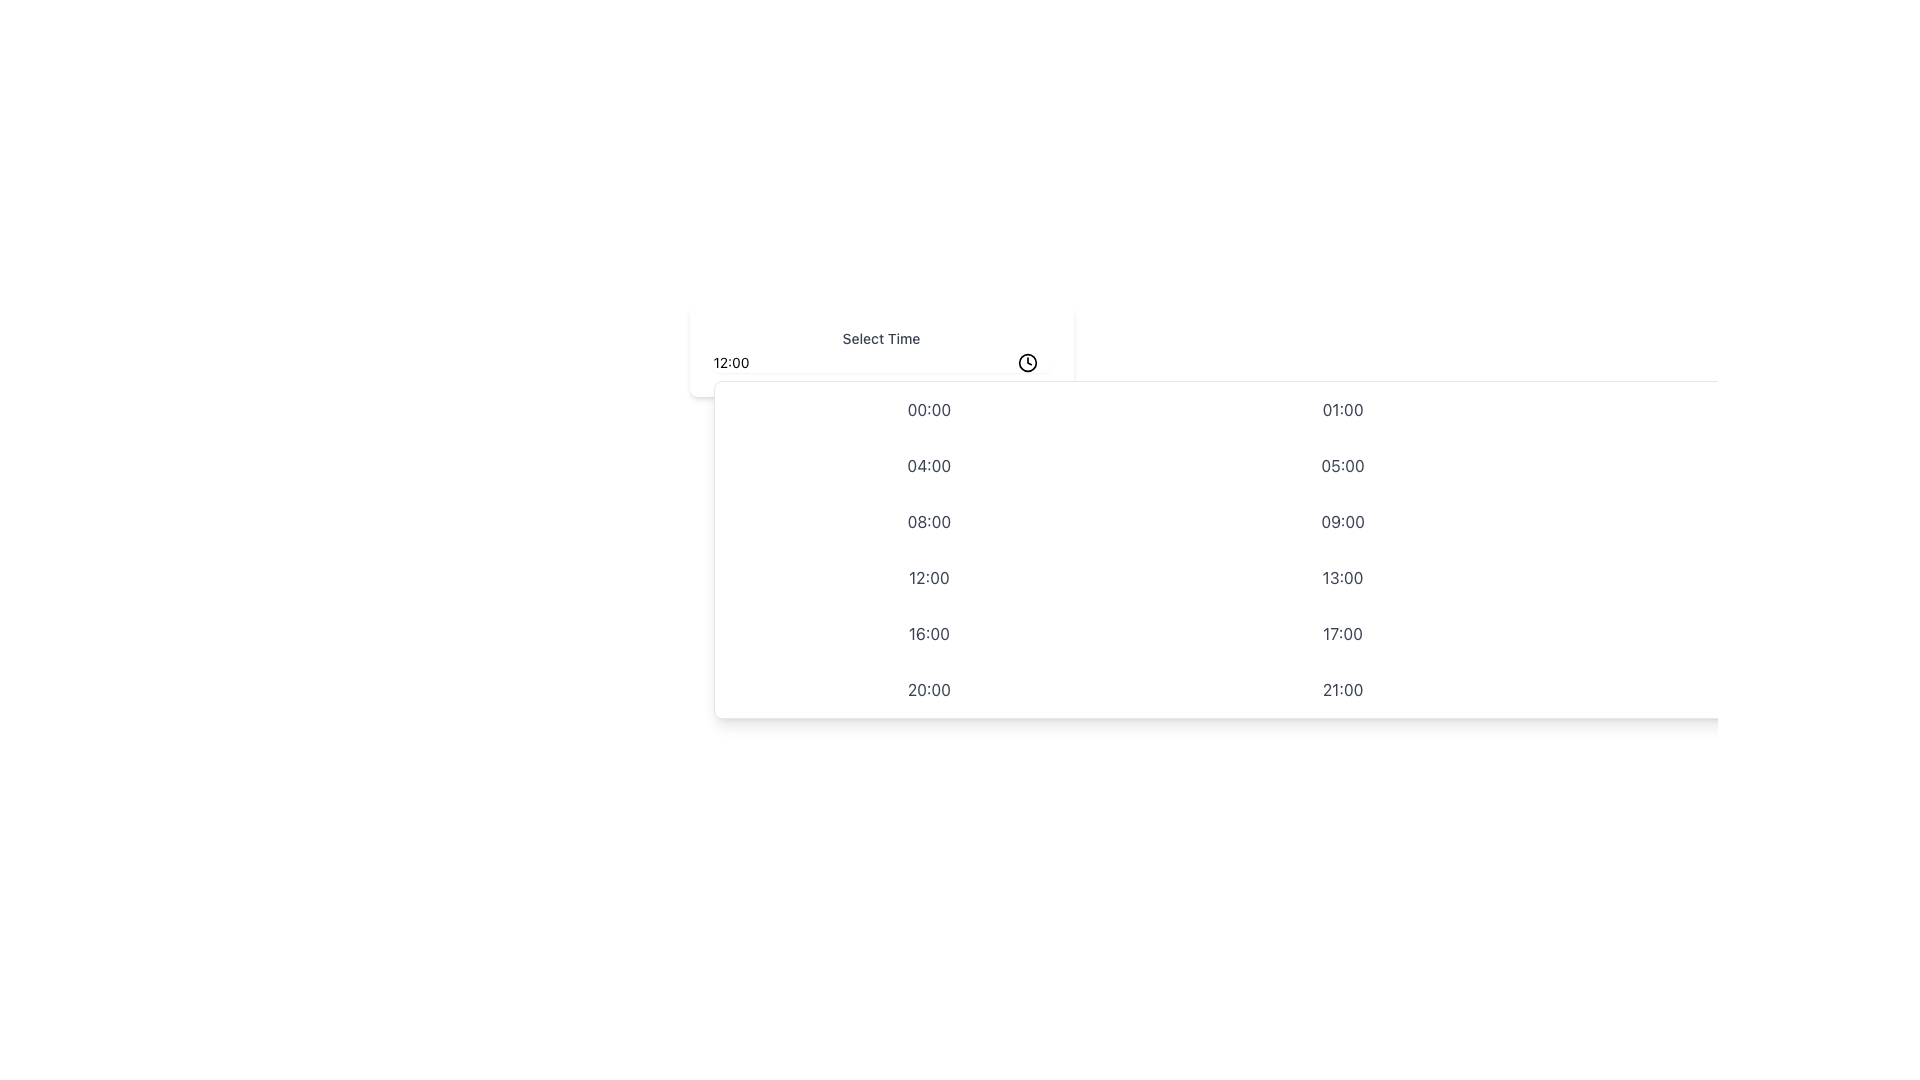  I want to click on the icon located at the far right of the 'Select Time' text input field, which potentially opens a time picker, so click(1033, 362).